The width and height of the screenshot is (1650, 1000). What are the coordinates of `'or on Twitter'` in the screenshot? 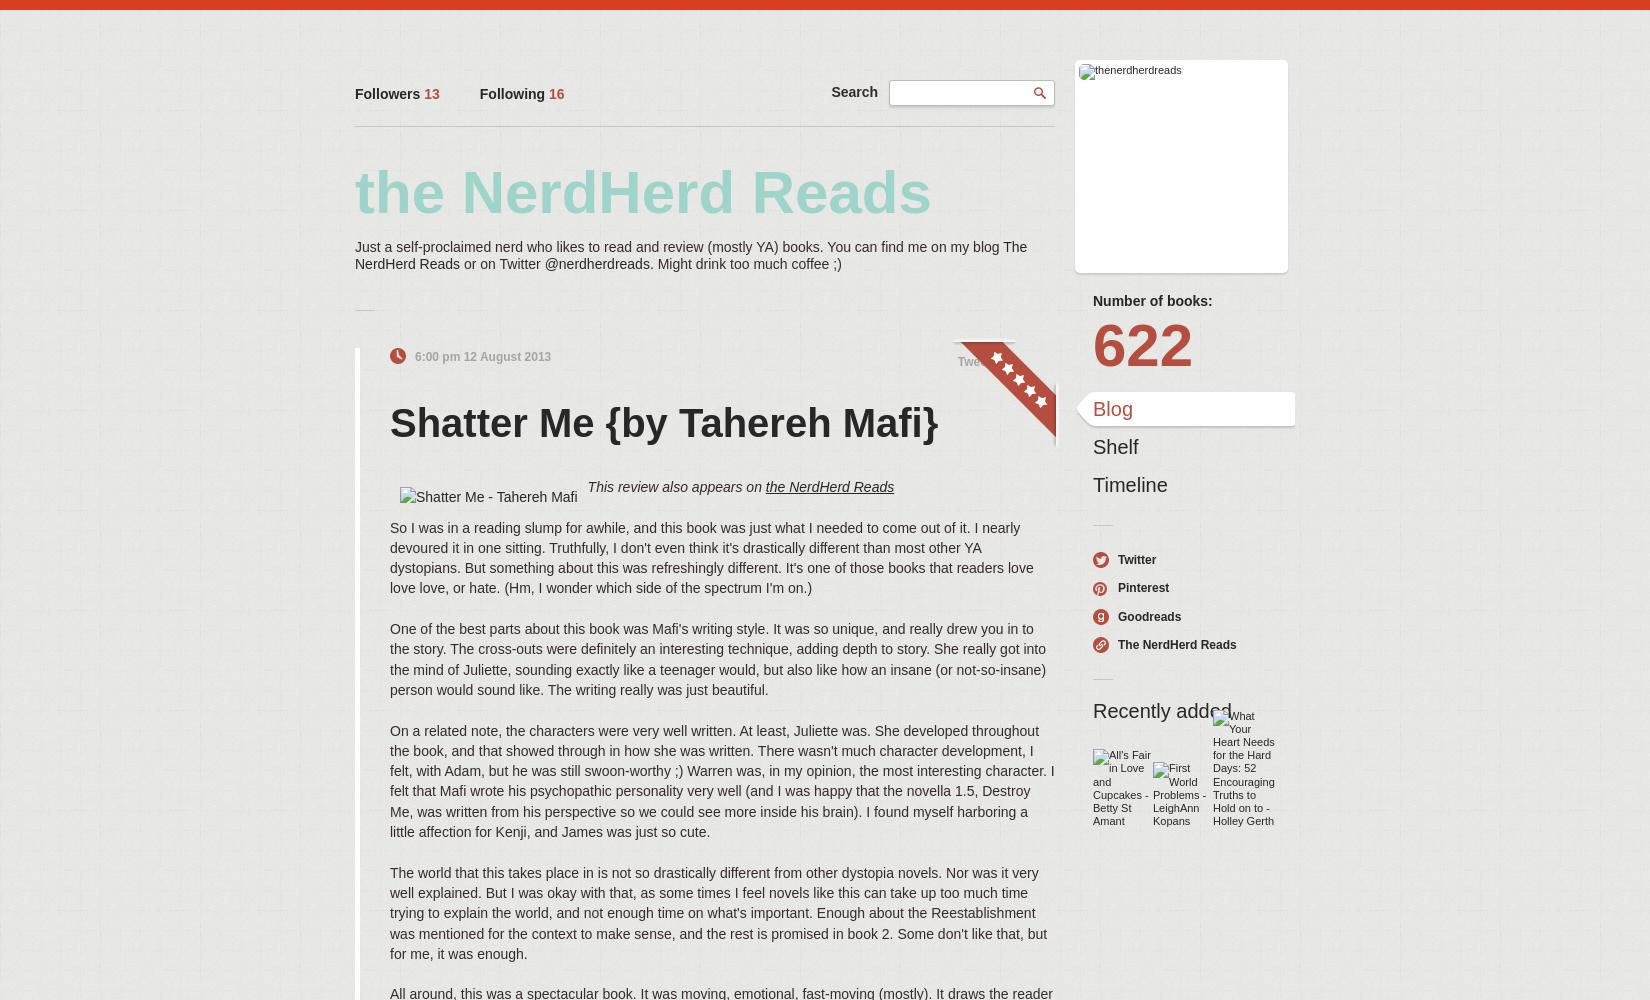 It's located at (459, 263).